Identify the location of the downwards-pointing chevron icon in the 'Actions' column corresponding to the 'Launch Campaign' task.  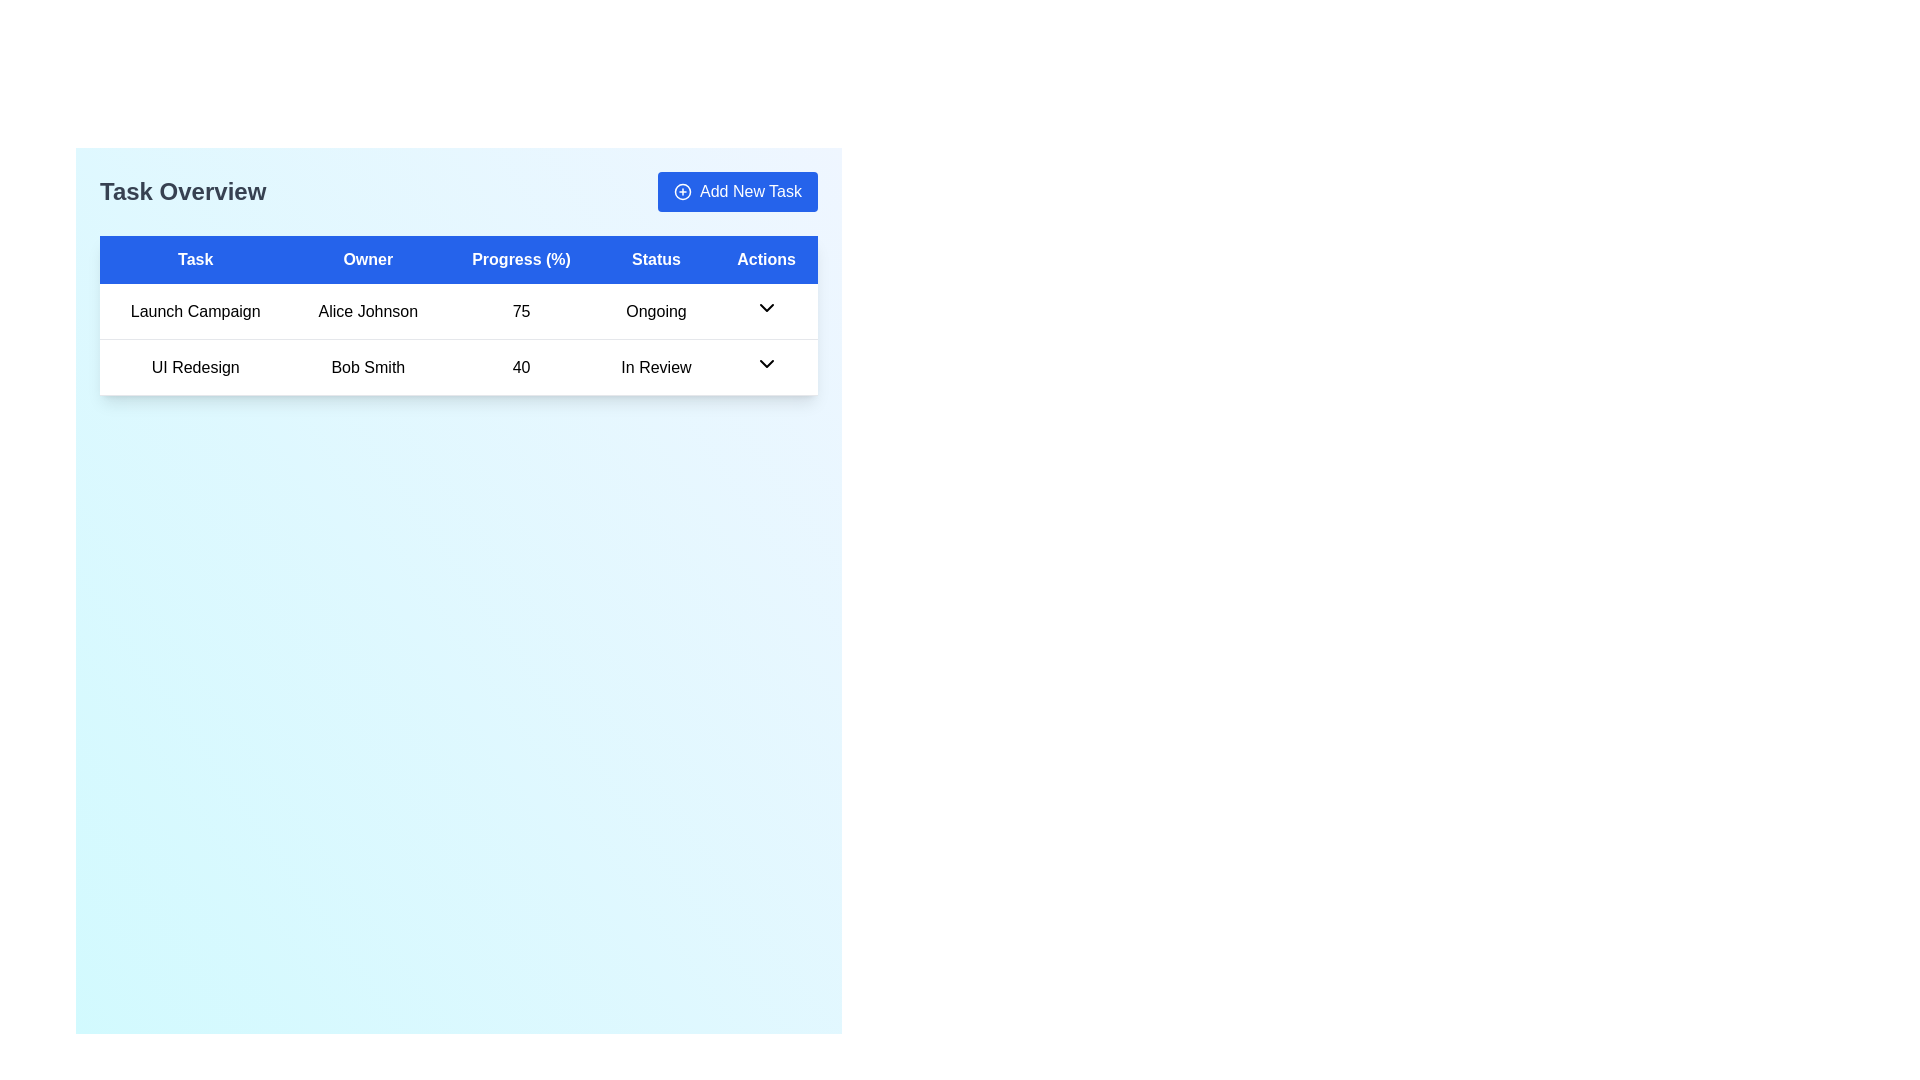
(765, 308).